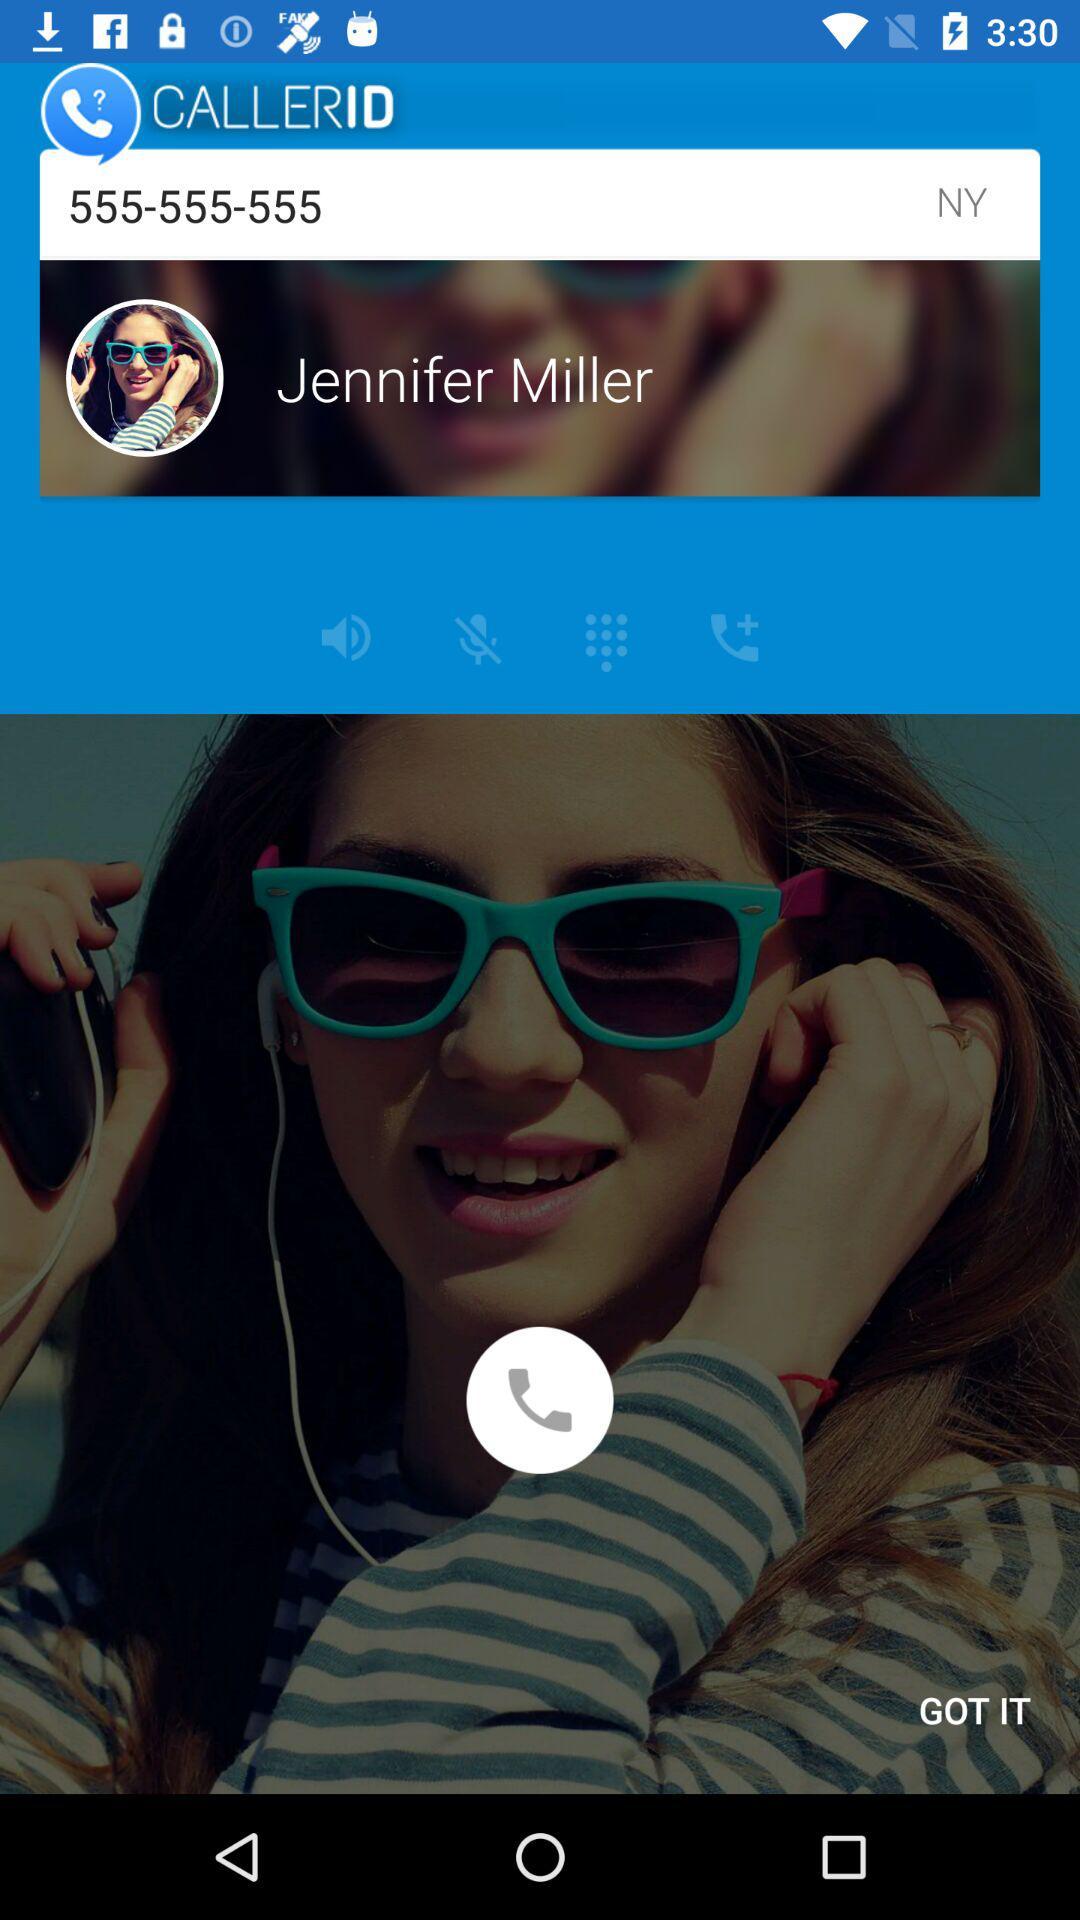  I want to click on the settings icon, so click(605, 643).